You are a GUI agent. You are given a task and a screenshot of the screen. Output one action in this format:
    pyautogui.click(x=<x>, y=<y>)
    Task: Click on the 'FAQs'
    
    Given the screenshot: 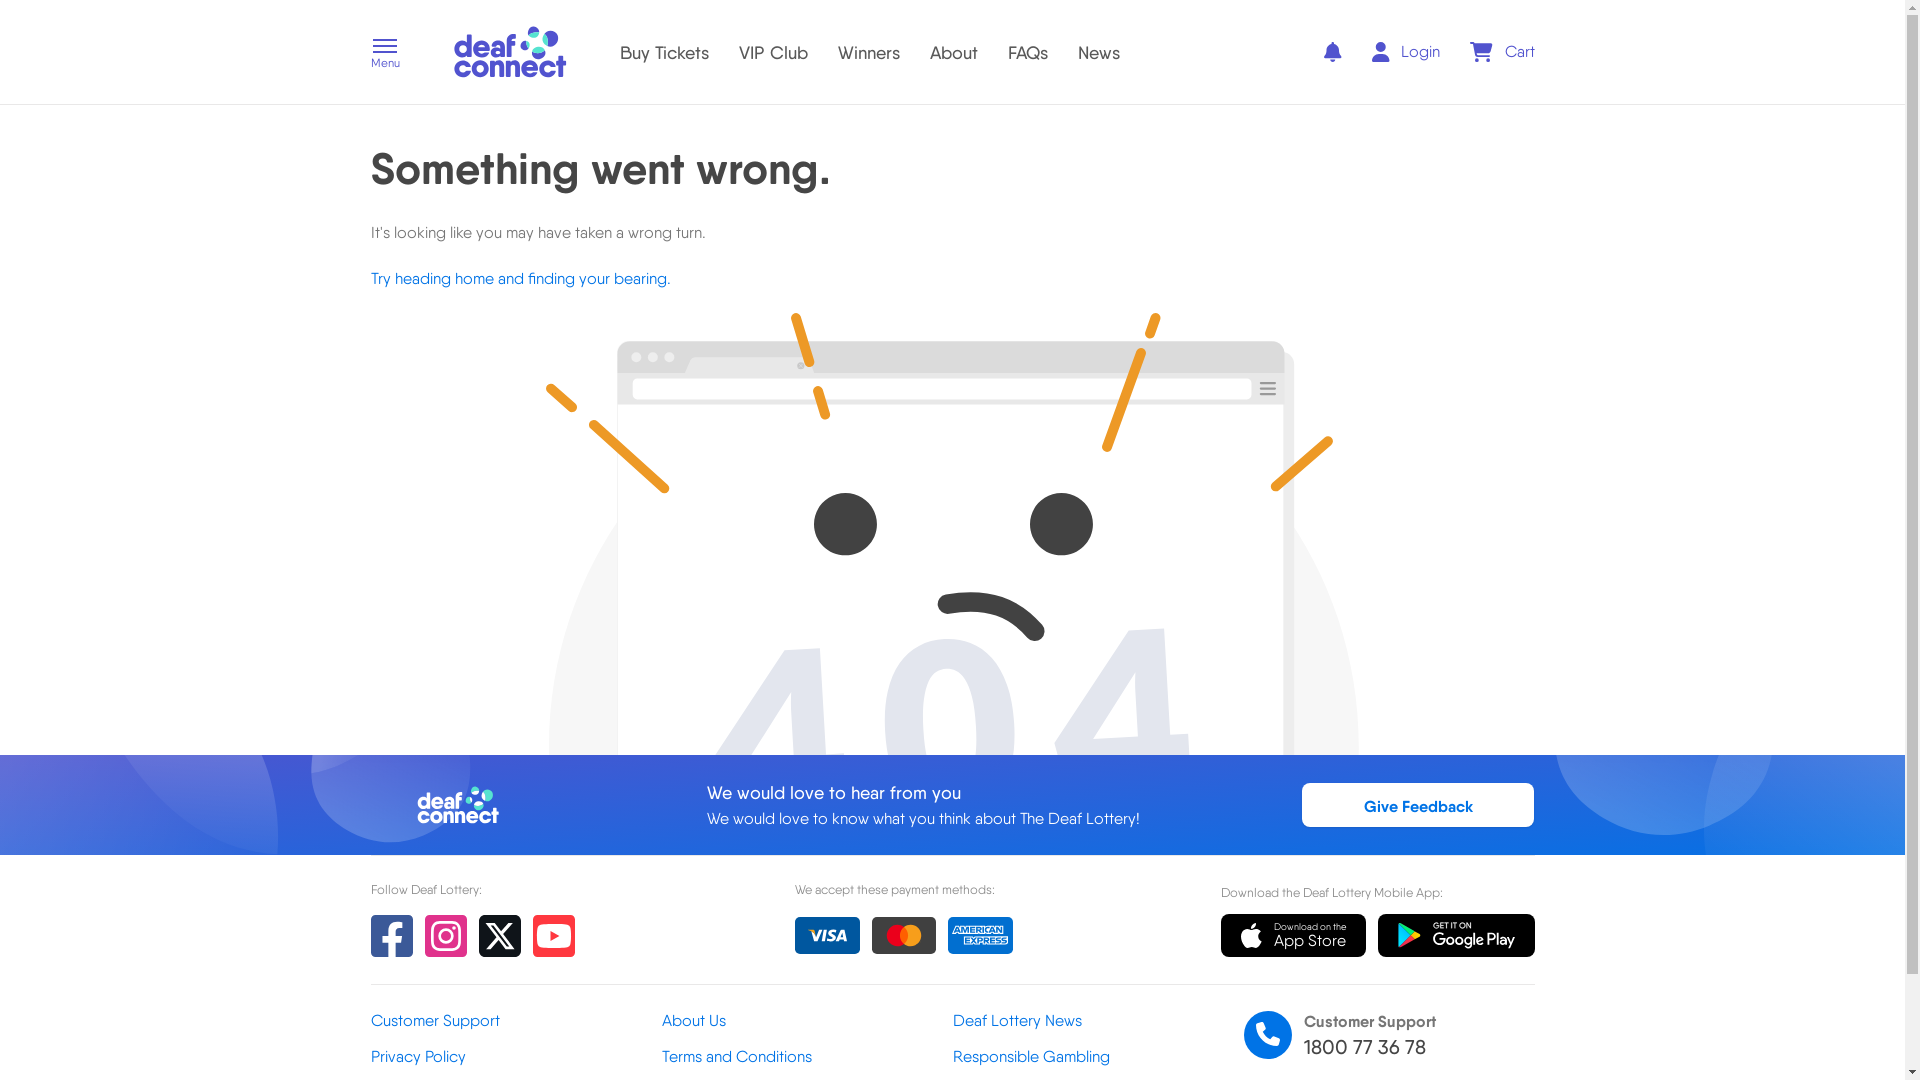 What is the action you would take?
    pyautogui.click(x=1008, y=50)
    